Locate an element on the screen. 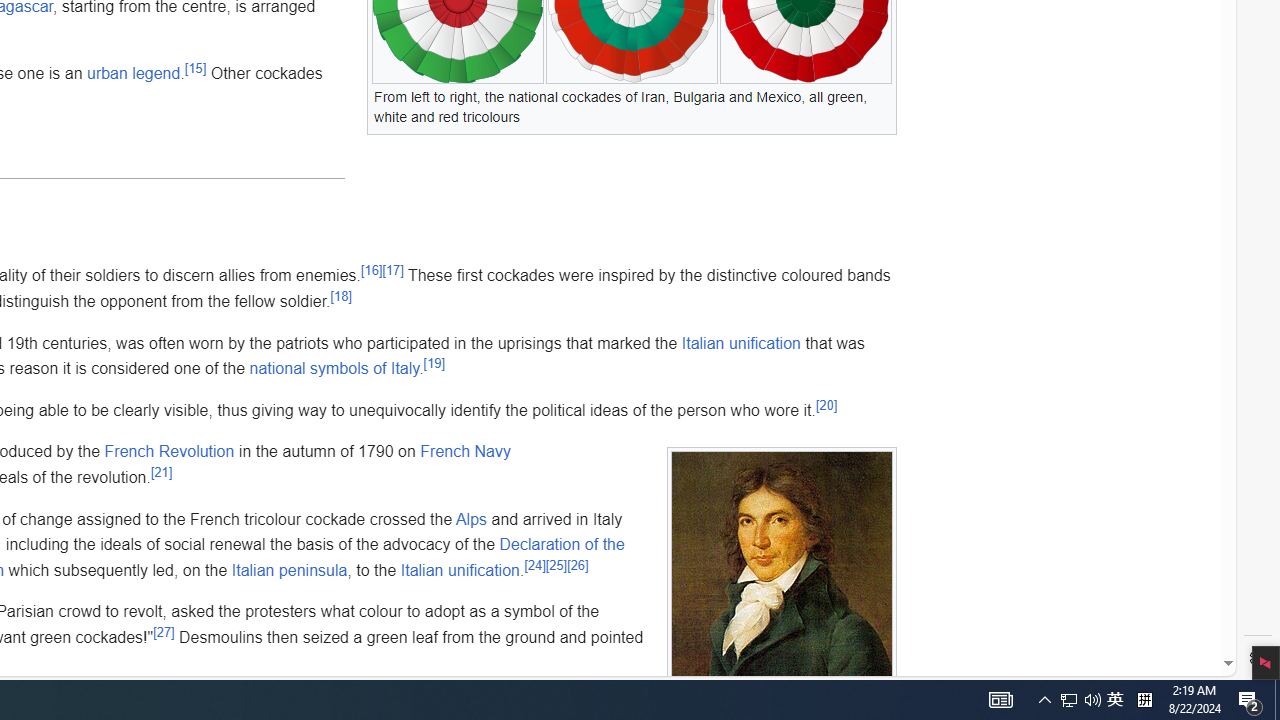 This screenshot has height=720, width=1280. 'urban legend' is located at coordinates (132, 72).